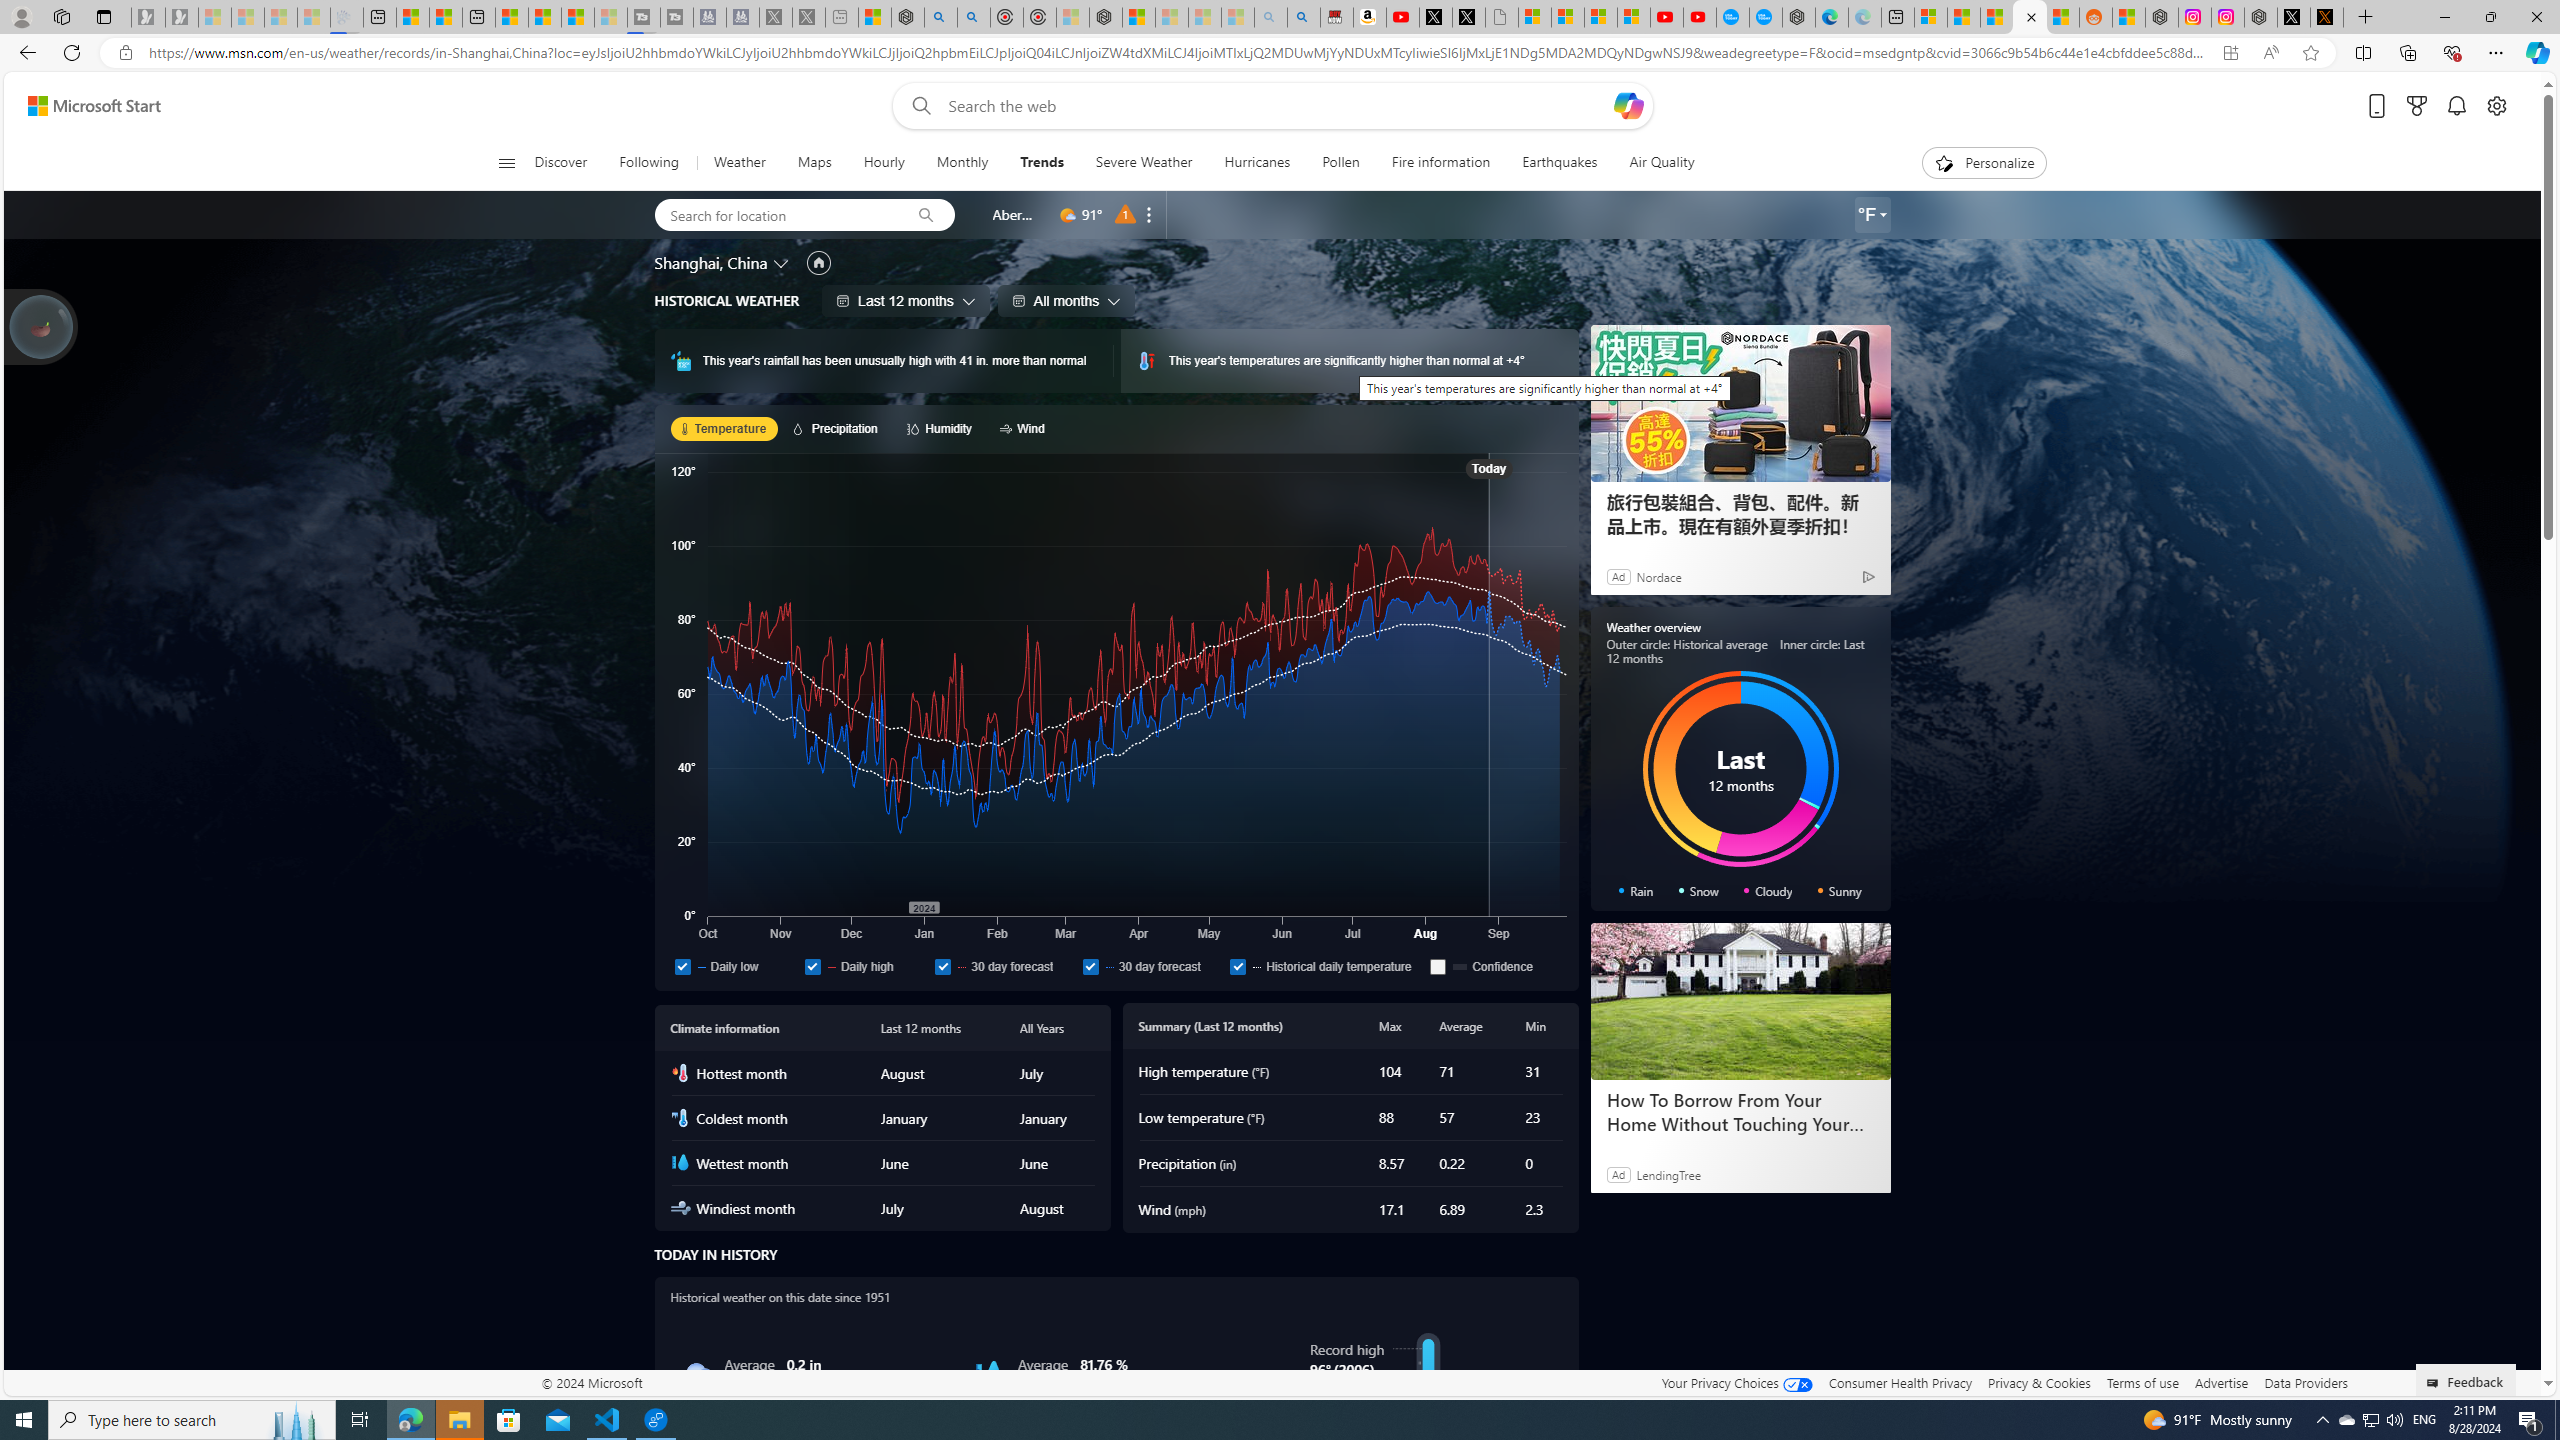  I want to click on 'X - Sleeping', so click(807, 16).